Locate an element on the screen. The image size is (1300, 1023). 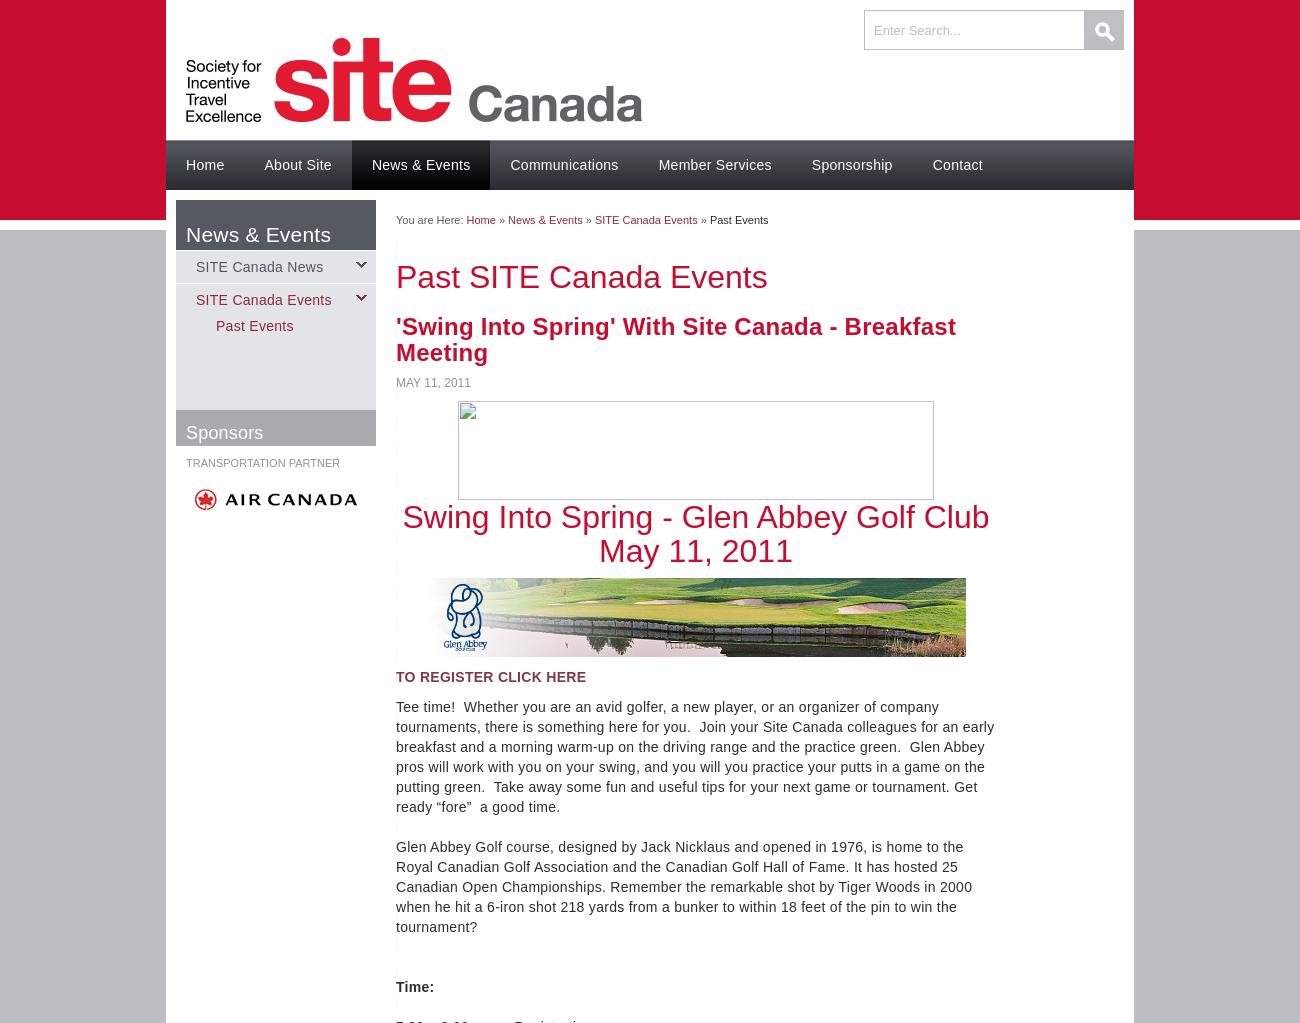
'Sponsors' is located at coordinates (223, 433).